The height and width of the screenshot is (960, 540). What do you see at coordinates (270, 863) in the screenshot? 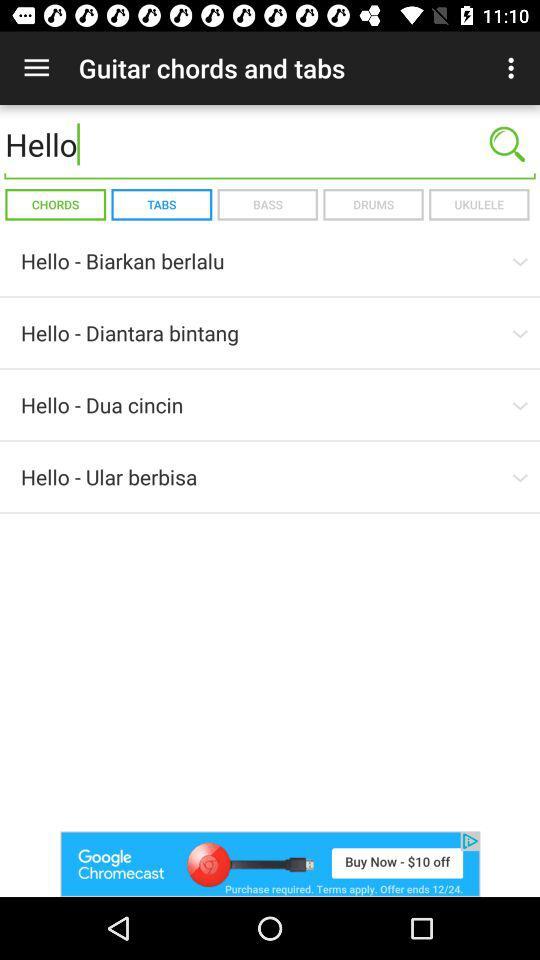
I see `advertisement` at bounding box center [270, 863].